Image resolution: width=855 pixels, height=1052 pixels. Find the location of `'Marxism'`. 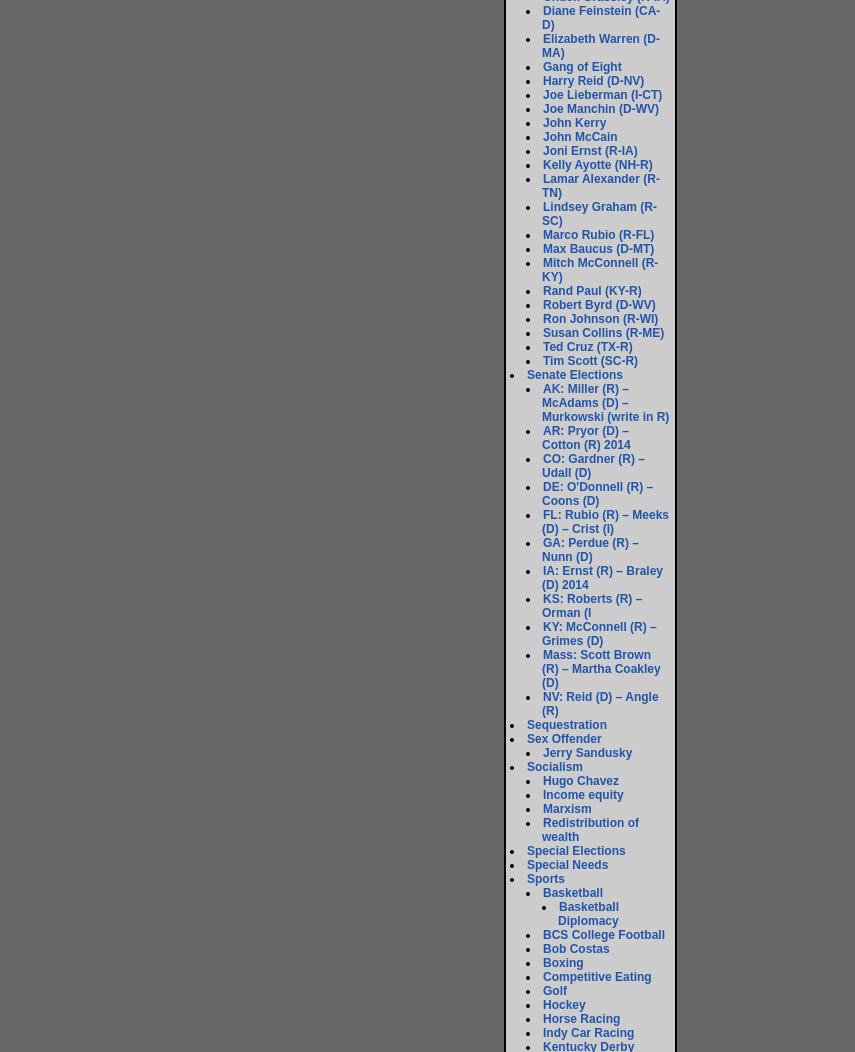

'Marxism' is located at coordinates (566, 808).